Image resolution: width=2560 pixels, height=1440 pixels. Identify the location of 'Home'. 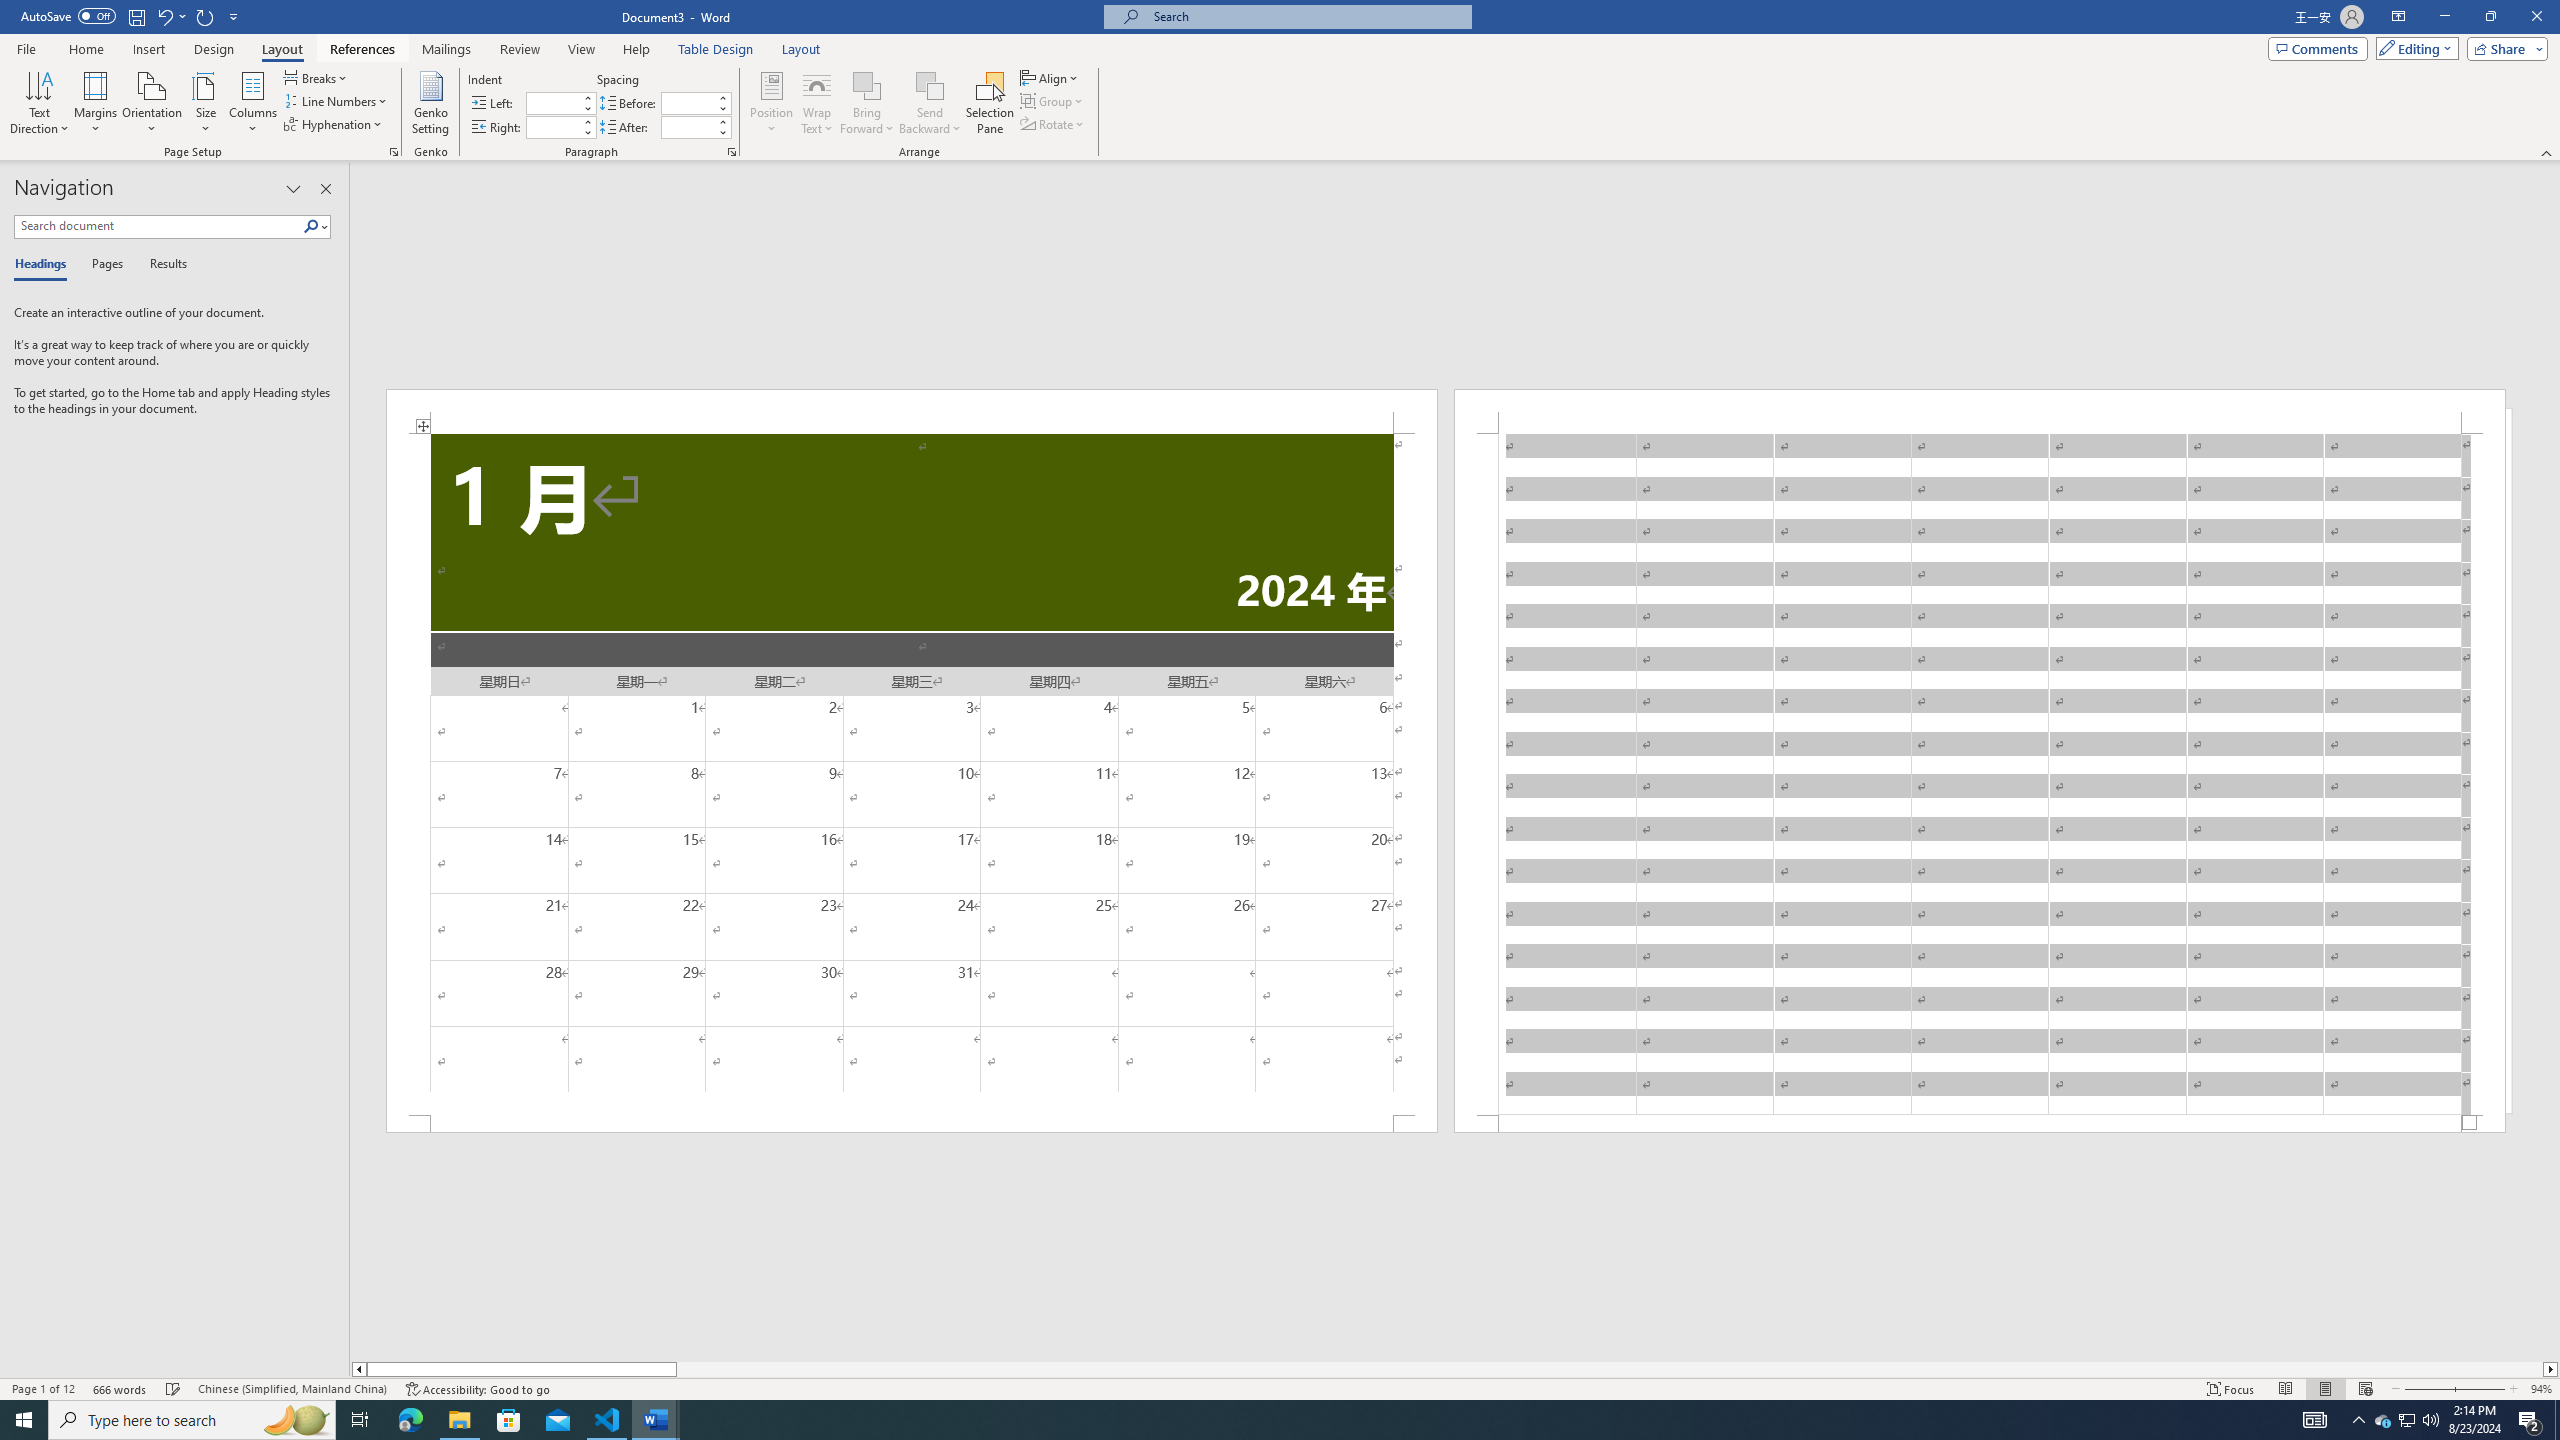
(85, 49).